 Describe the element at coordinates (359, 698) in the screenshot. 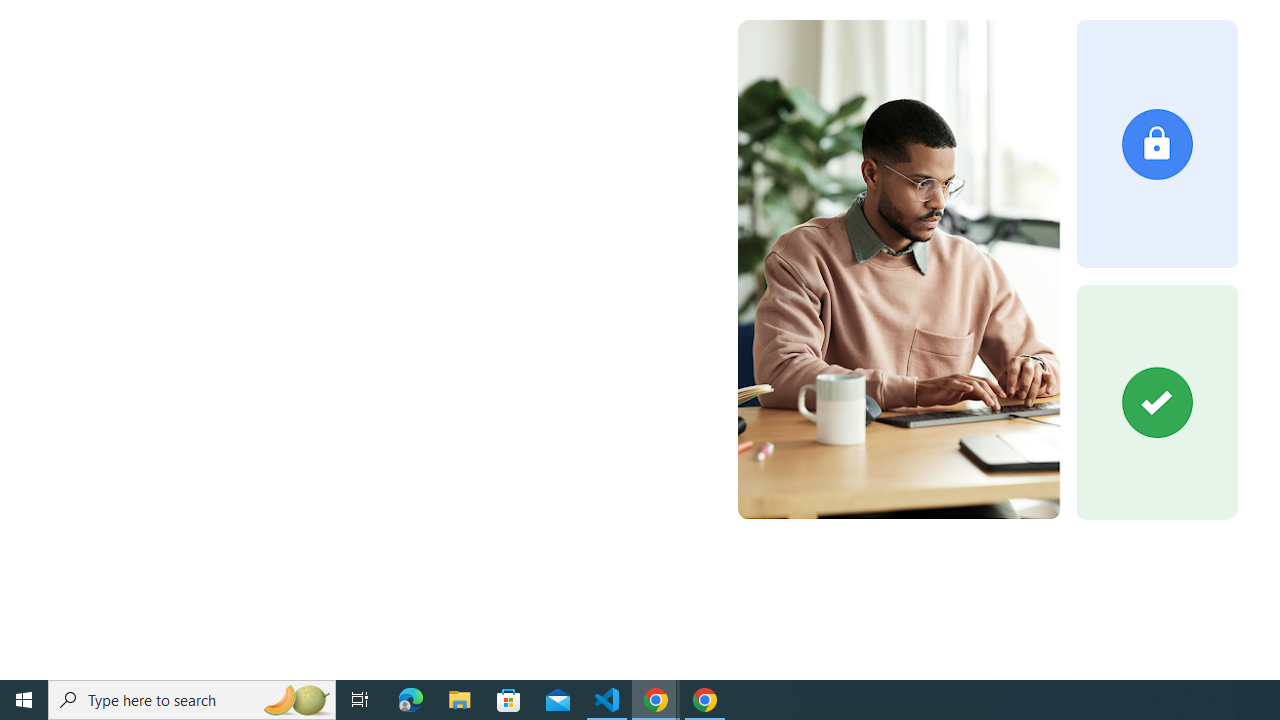

I see `'Task View'` at that location.